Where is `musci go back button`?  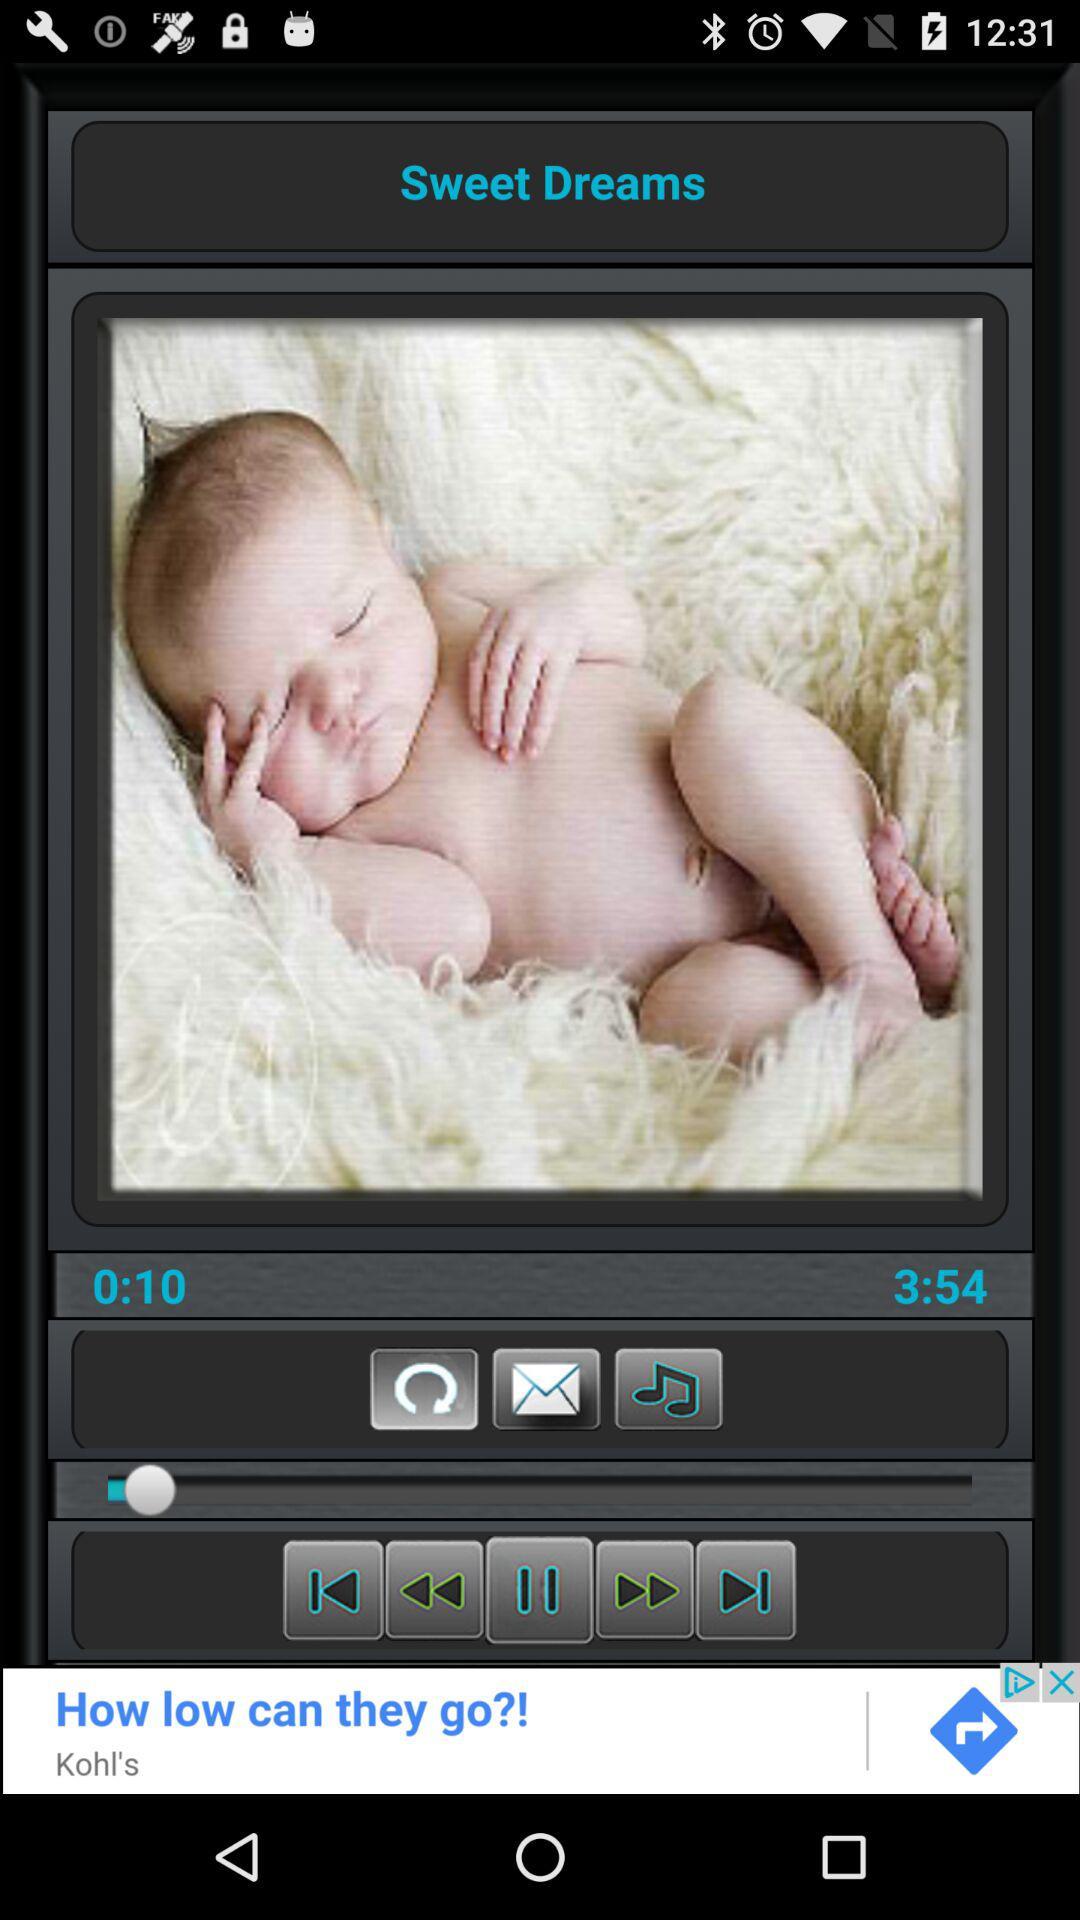
musci go back button is located at coordinates (433, 1589).